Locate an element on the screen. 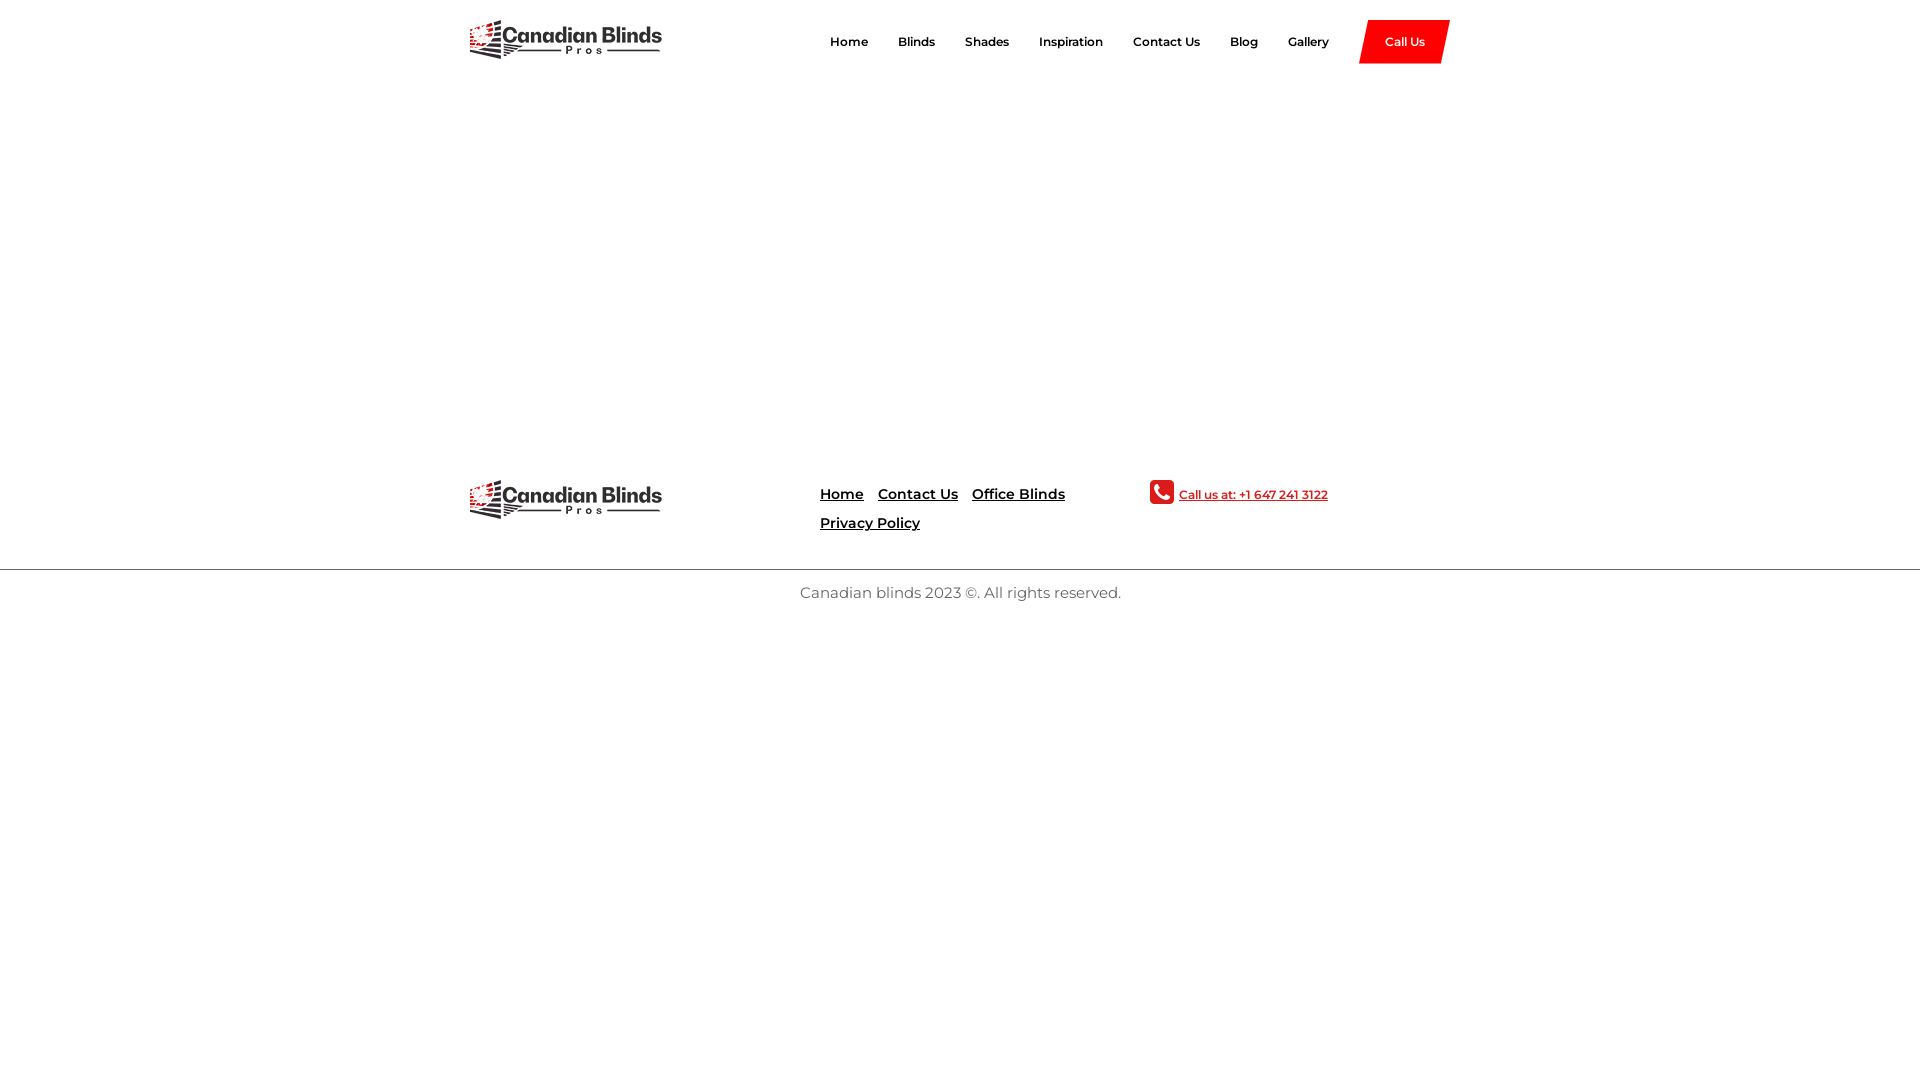 This screenshot has width=1920, height=1080. 'Shades' is located at coordinates (971, 42).